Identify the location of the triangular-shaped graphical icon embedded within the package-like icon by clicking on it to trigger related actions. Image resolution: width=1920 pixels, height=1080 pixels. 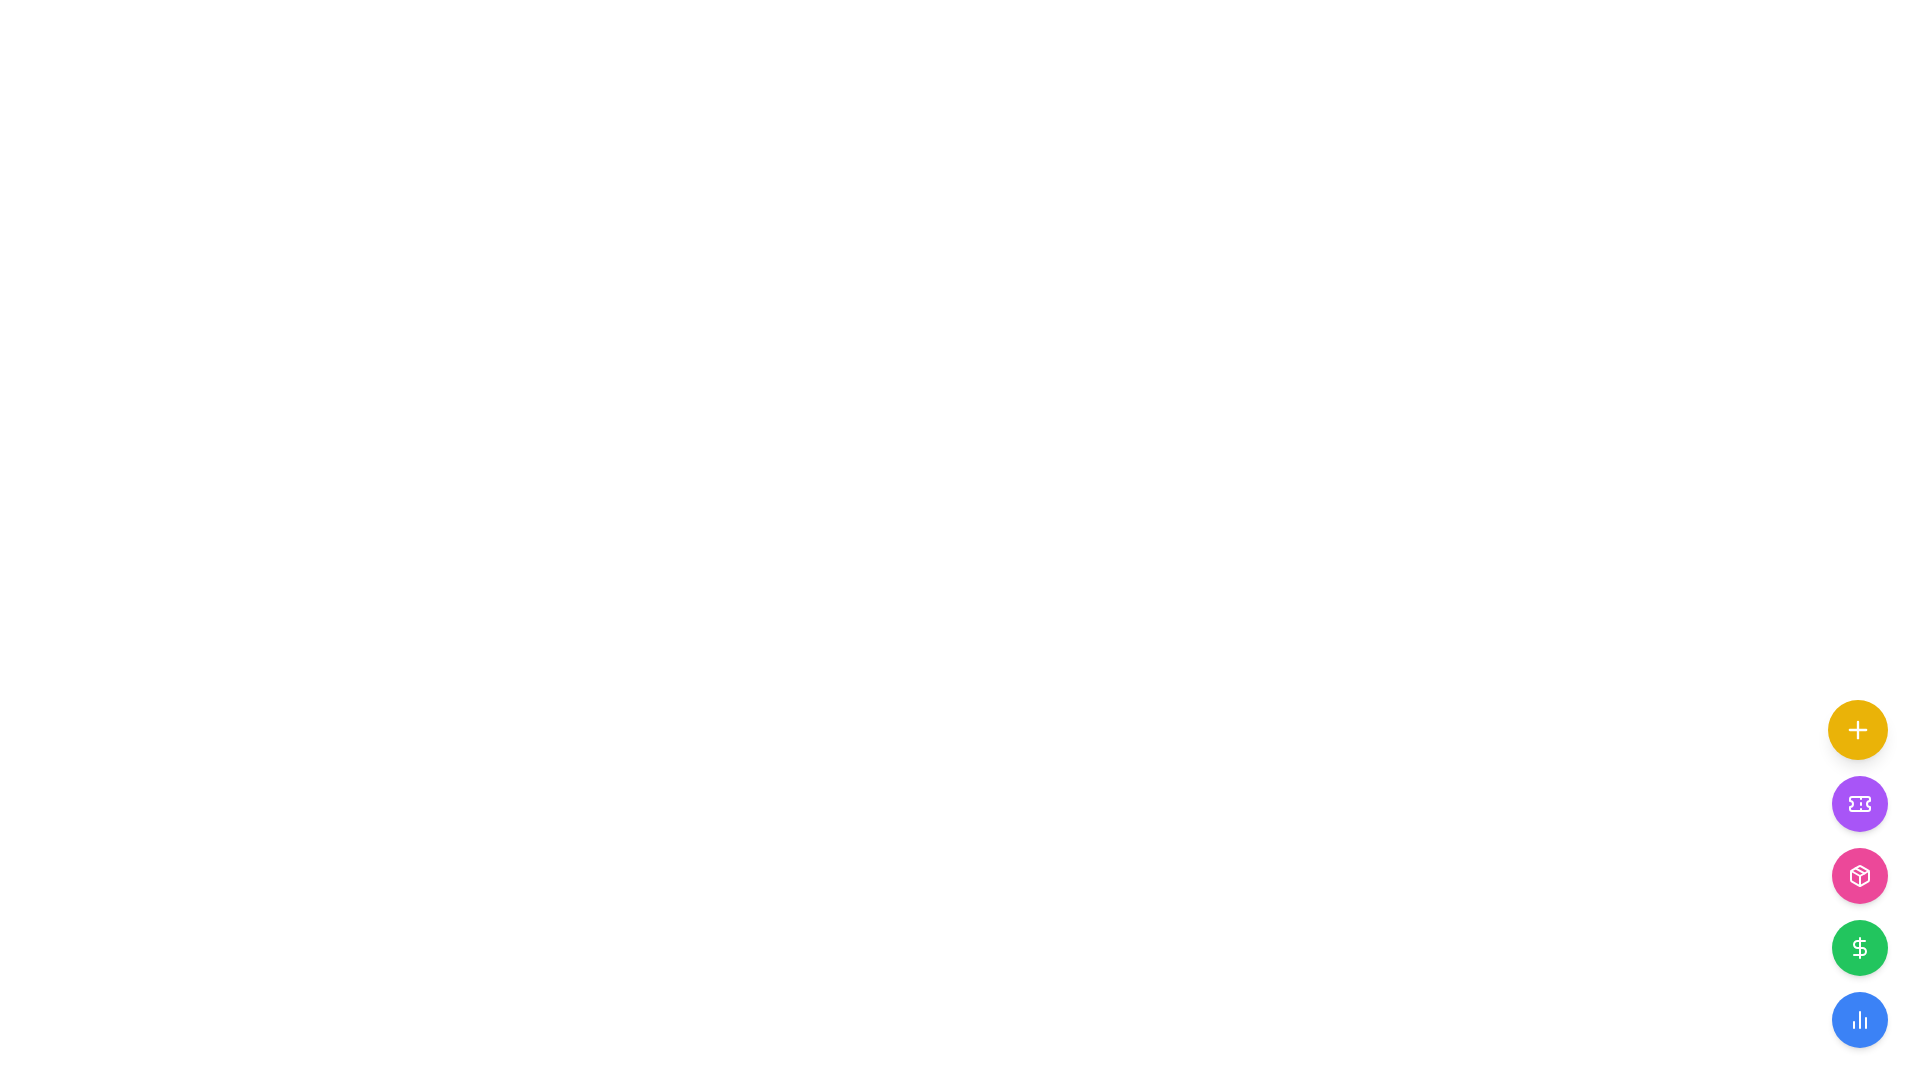
(1859, 872).